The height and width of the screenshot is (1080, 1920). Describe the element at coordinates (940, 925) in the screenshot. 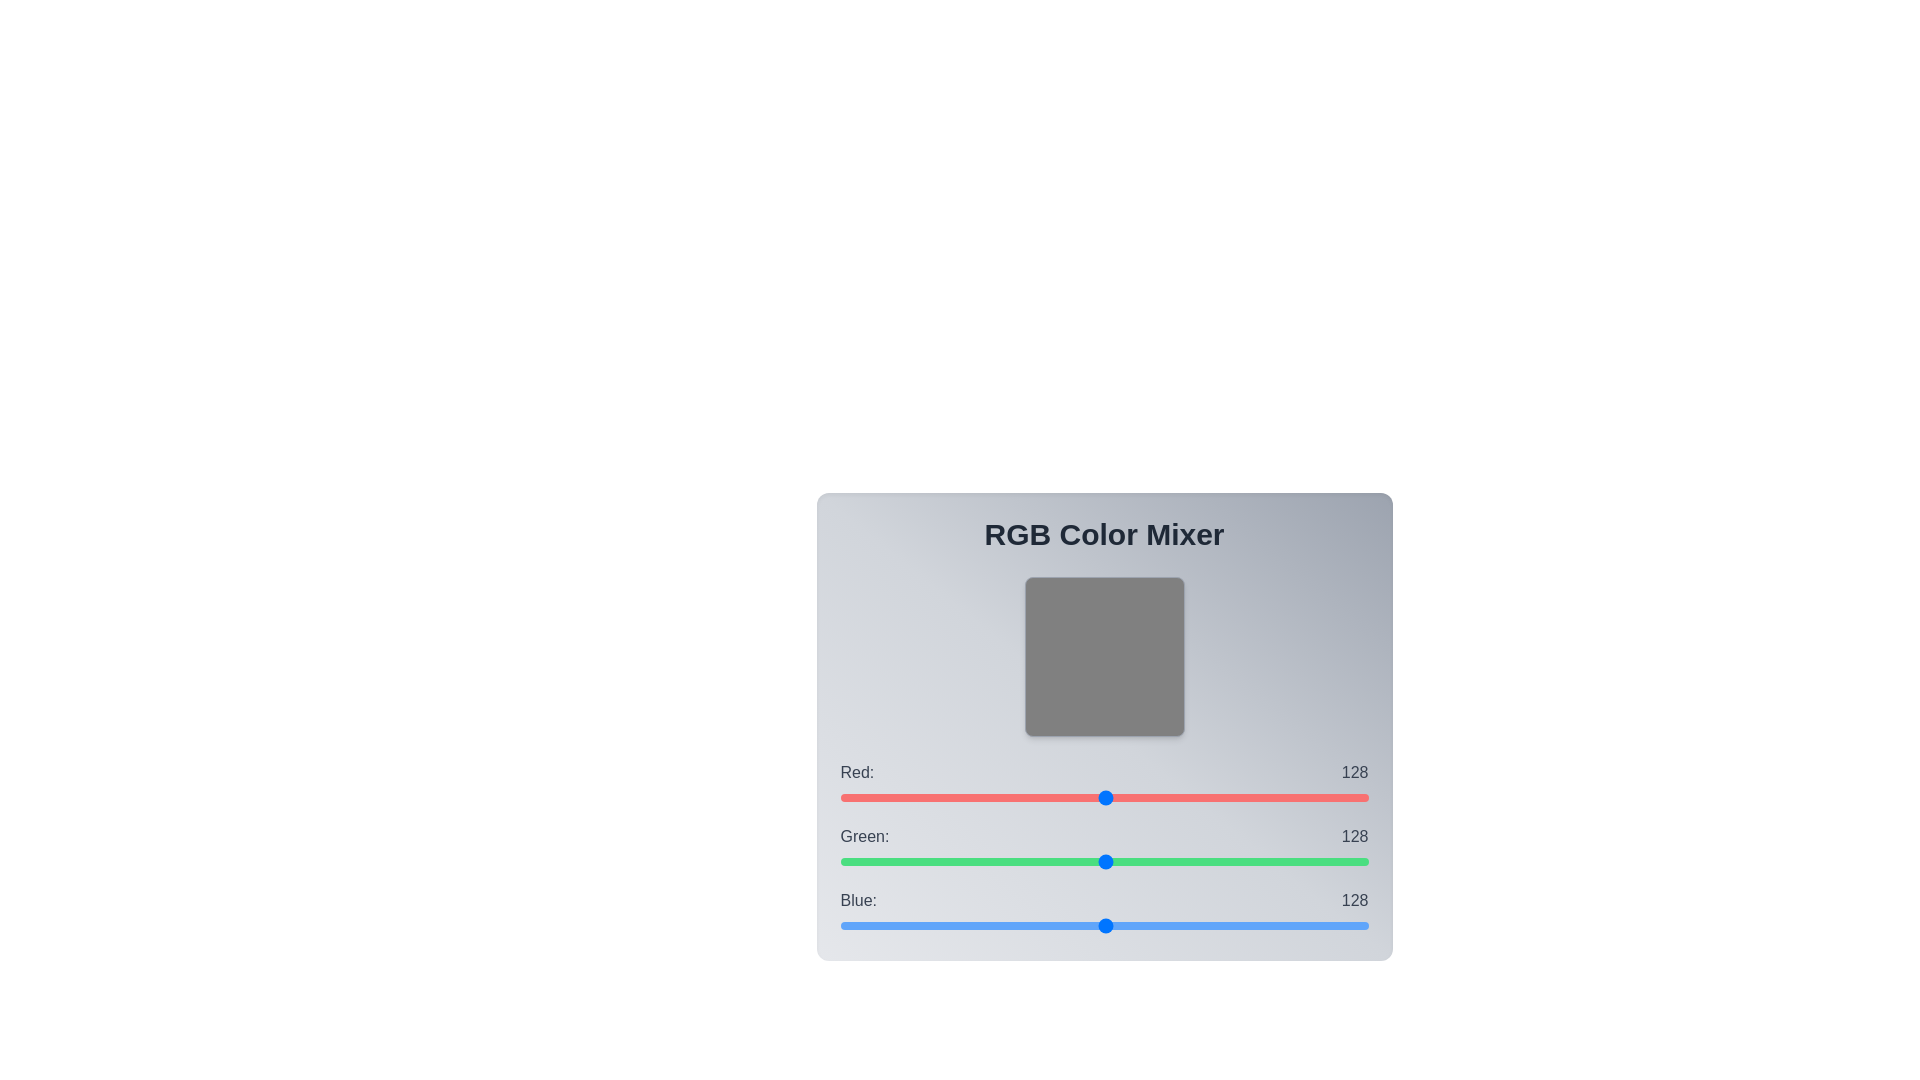

I see `the blue slider to set the blue value to 49` at that location.